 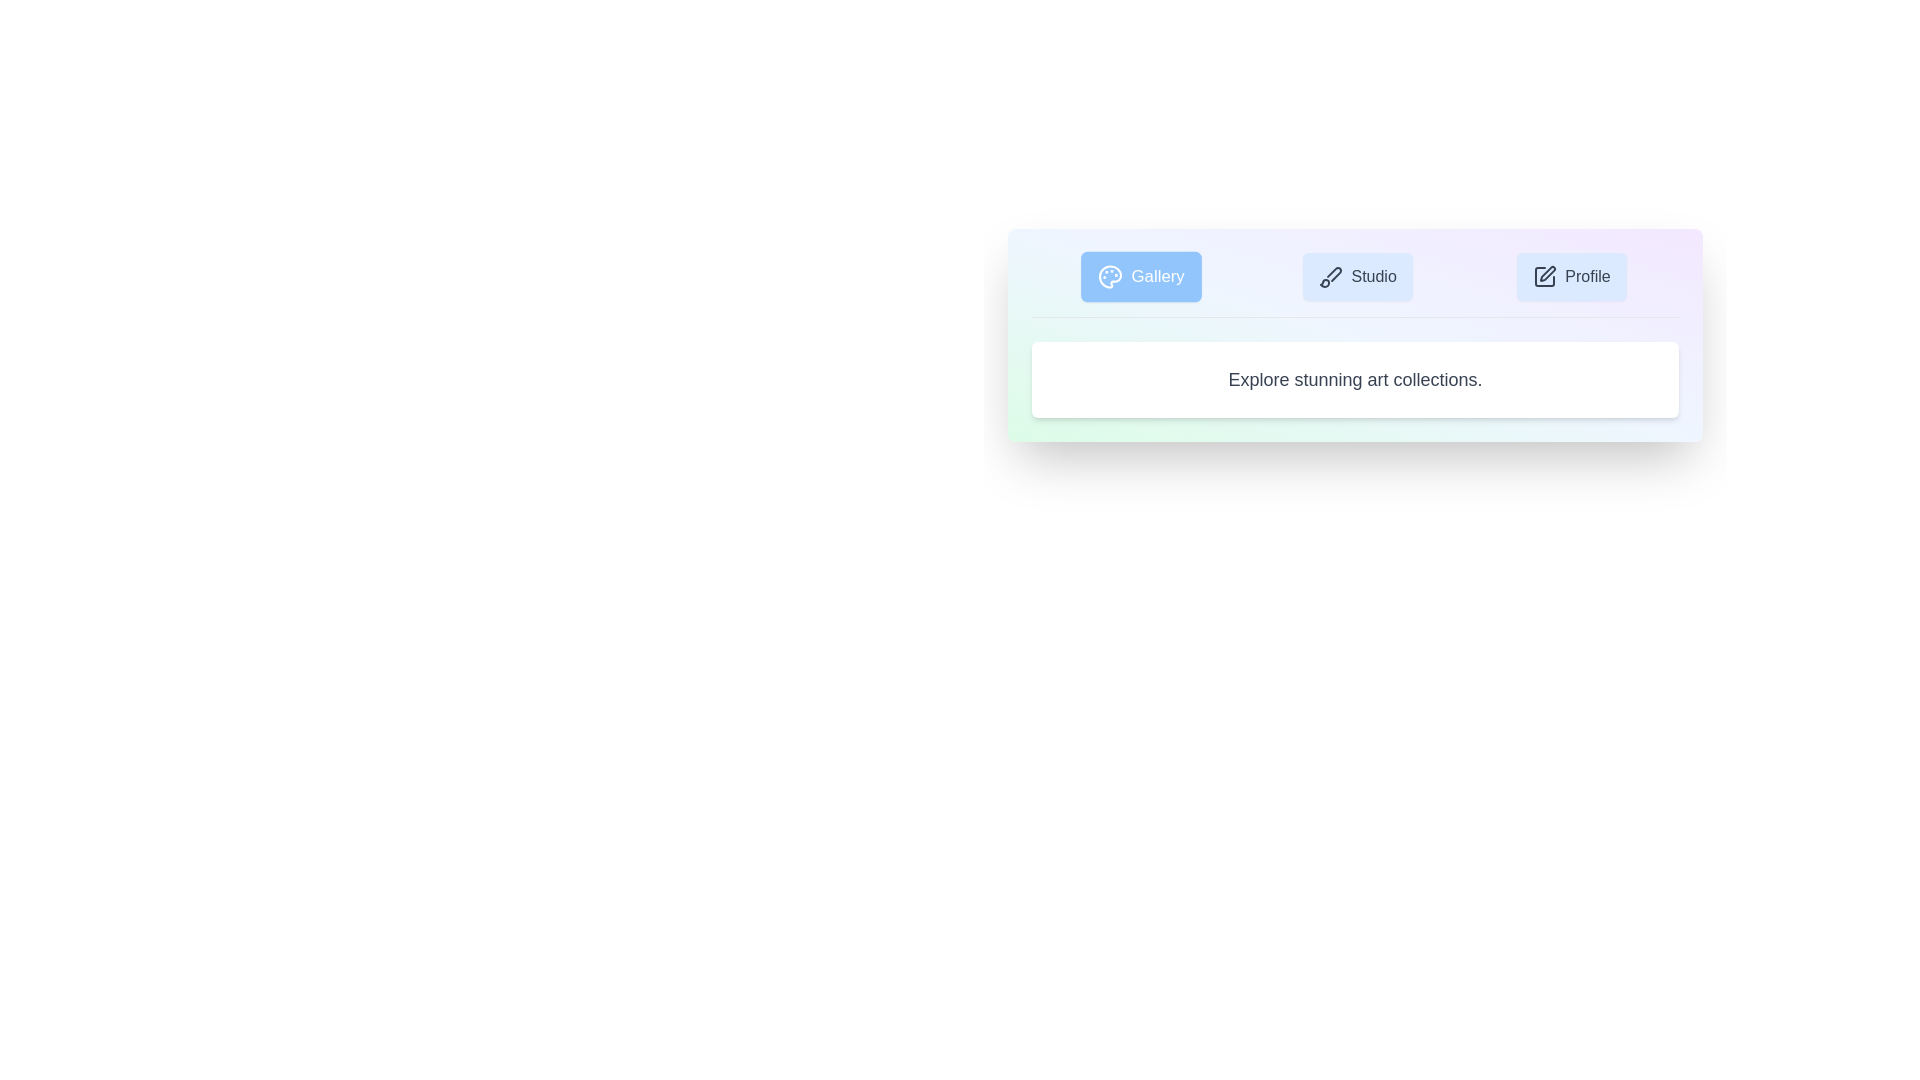 What do you see at coordinates (1571, 277) in the screenshot?
I see `the Profile tab to switch the active content` at bounding box center [1571, 277].